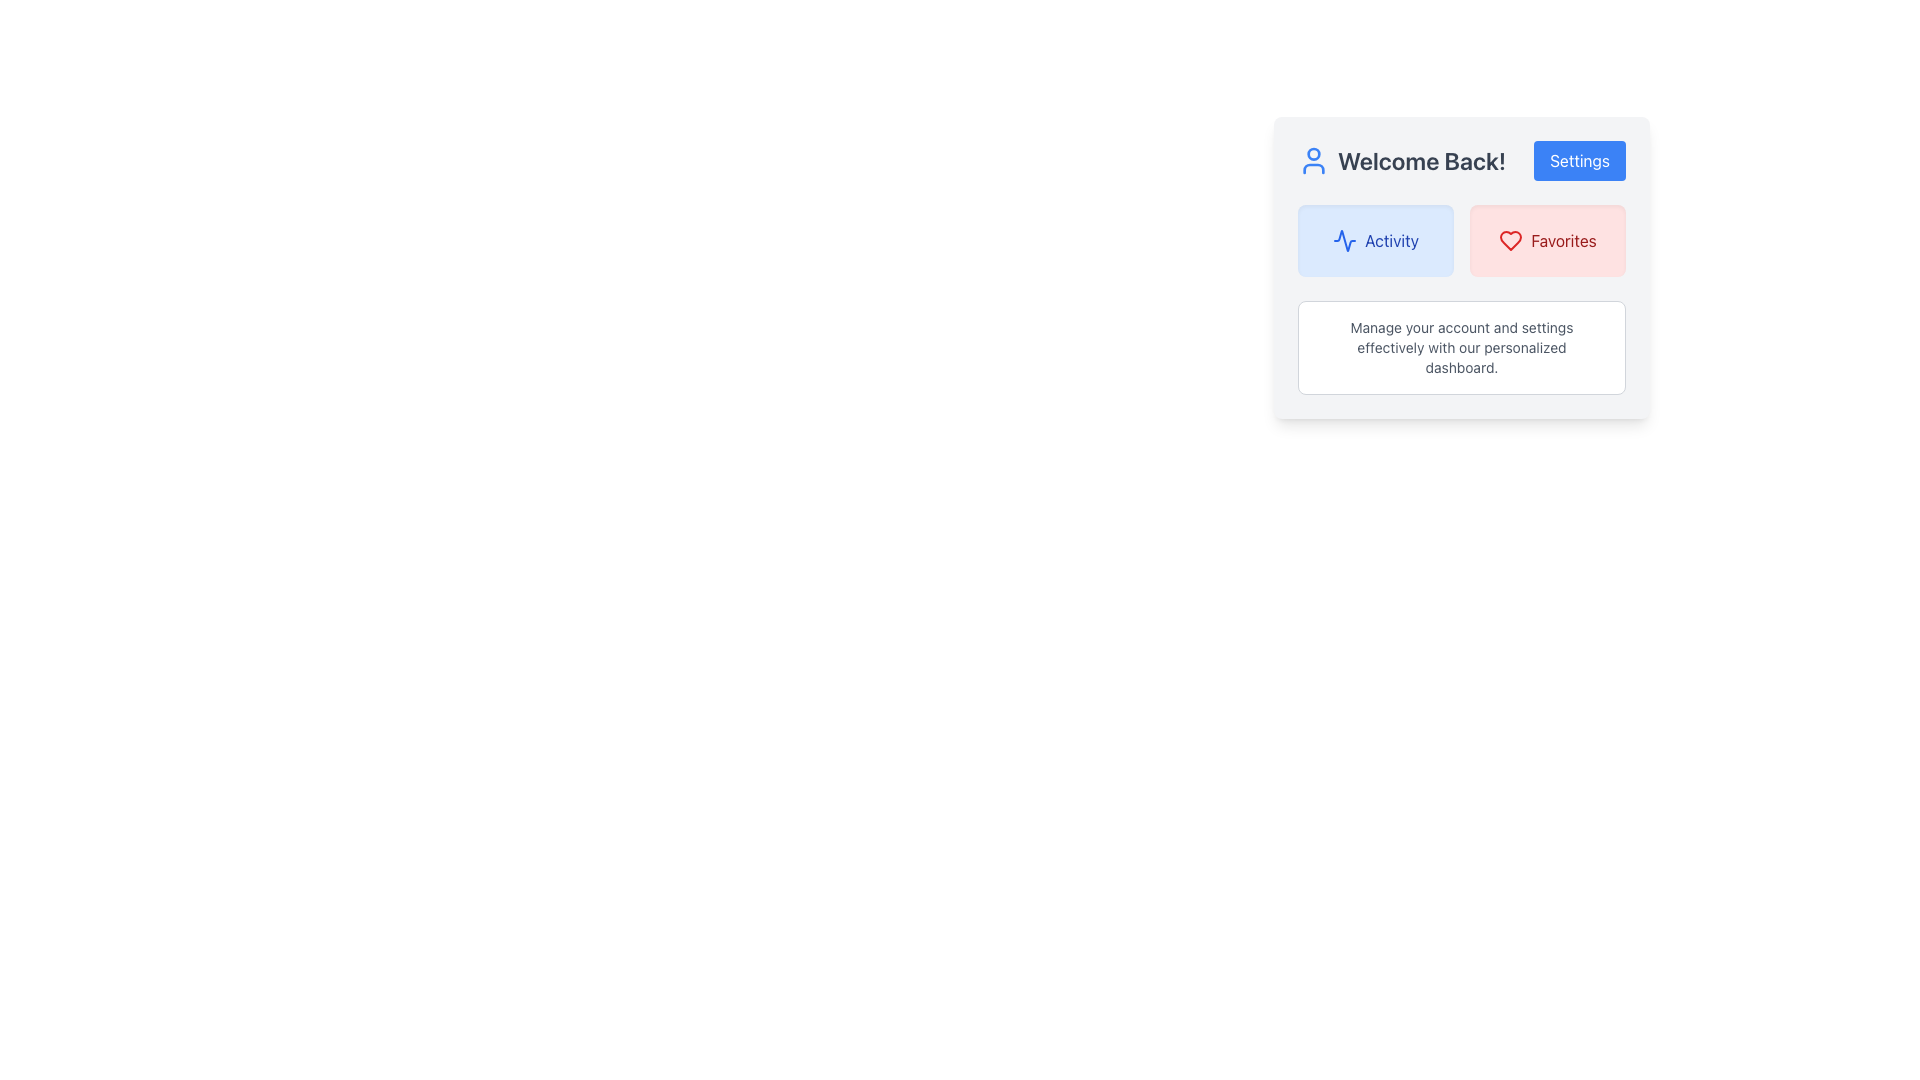 The width and height of the screenshot is (1920, 1080). I want to click on welcoming message displayed in the Text Block with Icon that says 'Welcome Back!' which is located at the top left of the dashboard interface, so click(1401, 160).